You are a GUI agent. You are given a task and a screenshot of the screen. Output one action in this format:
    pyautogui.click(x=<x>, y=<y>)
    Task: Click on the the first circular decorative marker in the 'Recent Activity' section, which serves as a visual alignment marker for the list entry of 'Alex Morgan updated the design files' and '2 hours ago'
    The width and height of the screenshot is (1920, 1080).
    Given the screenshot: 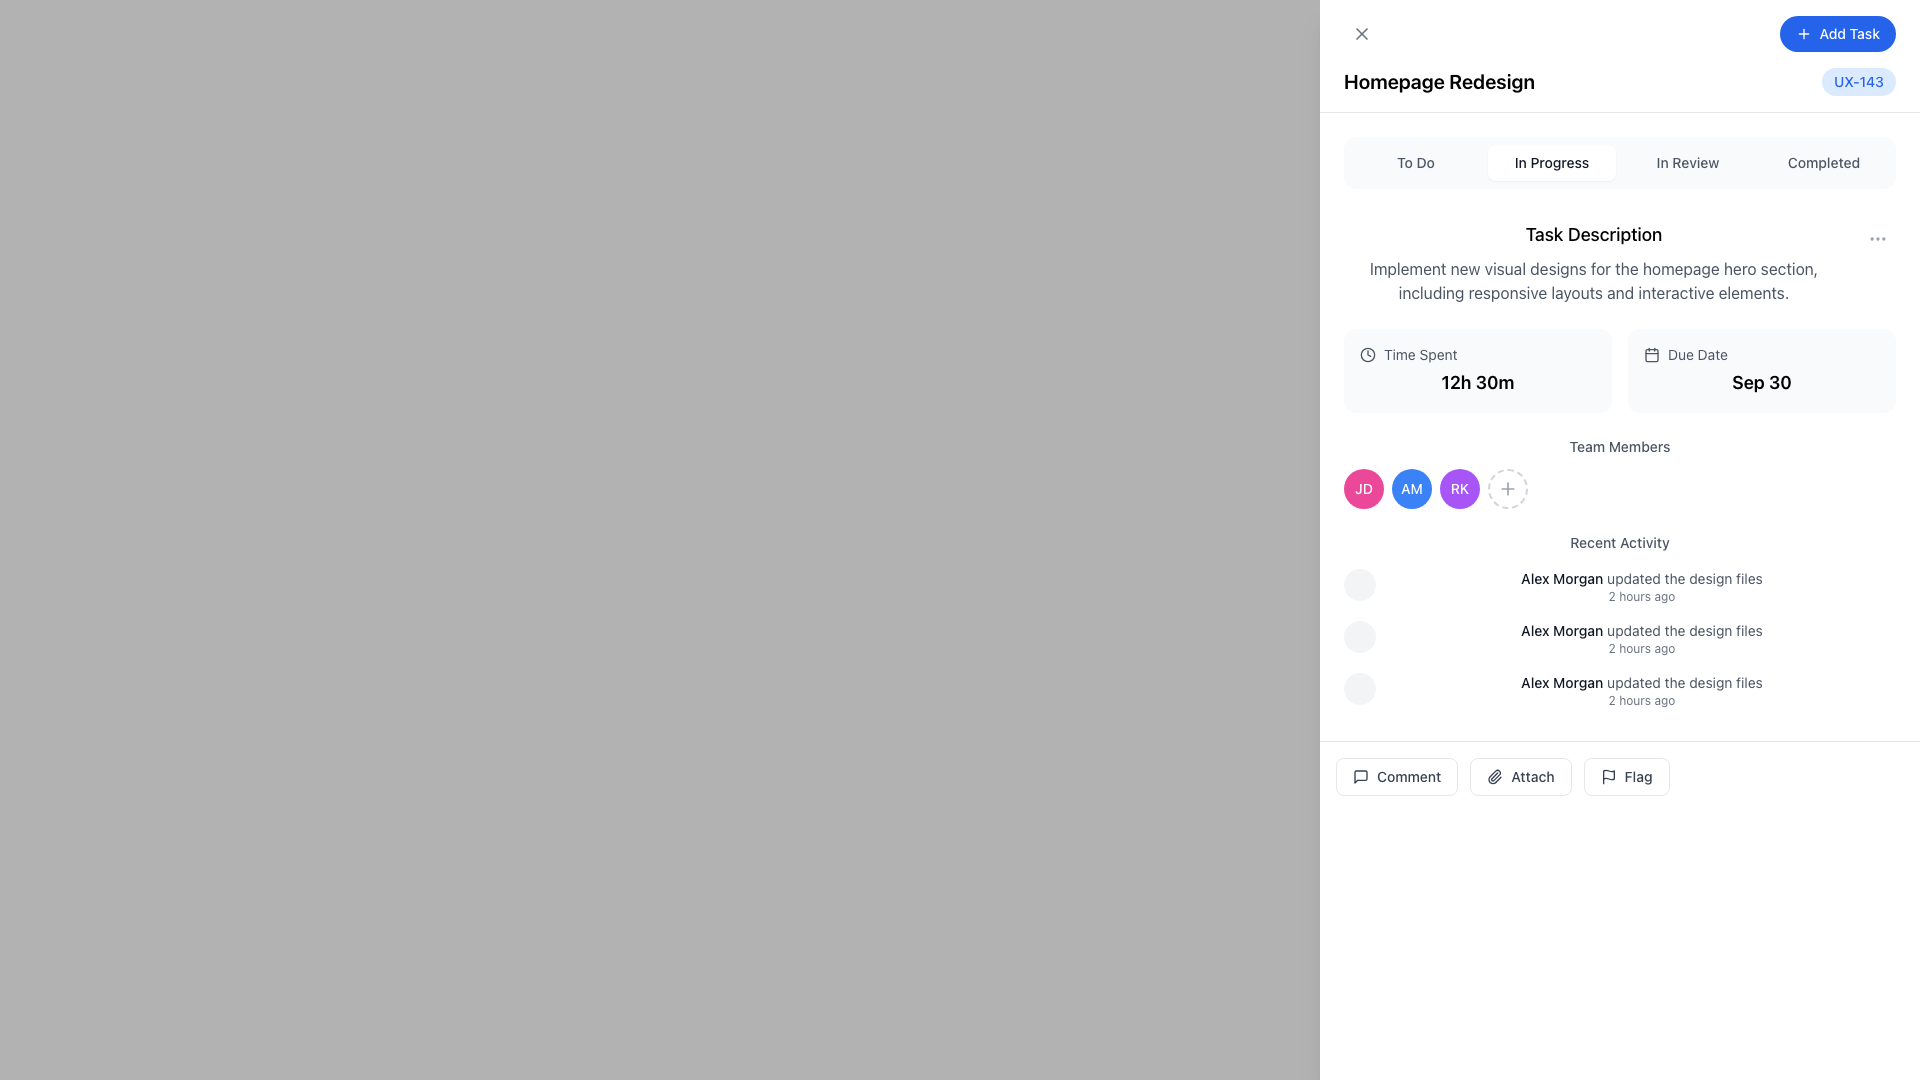 What is the action you would take?
    pyautogui.click(x=1359, y=585)
    